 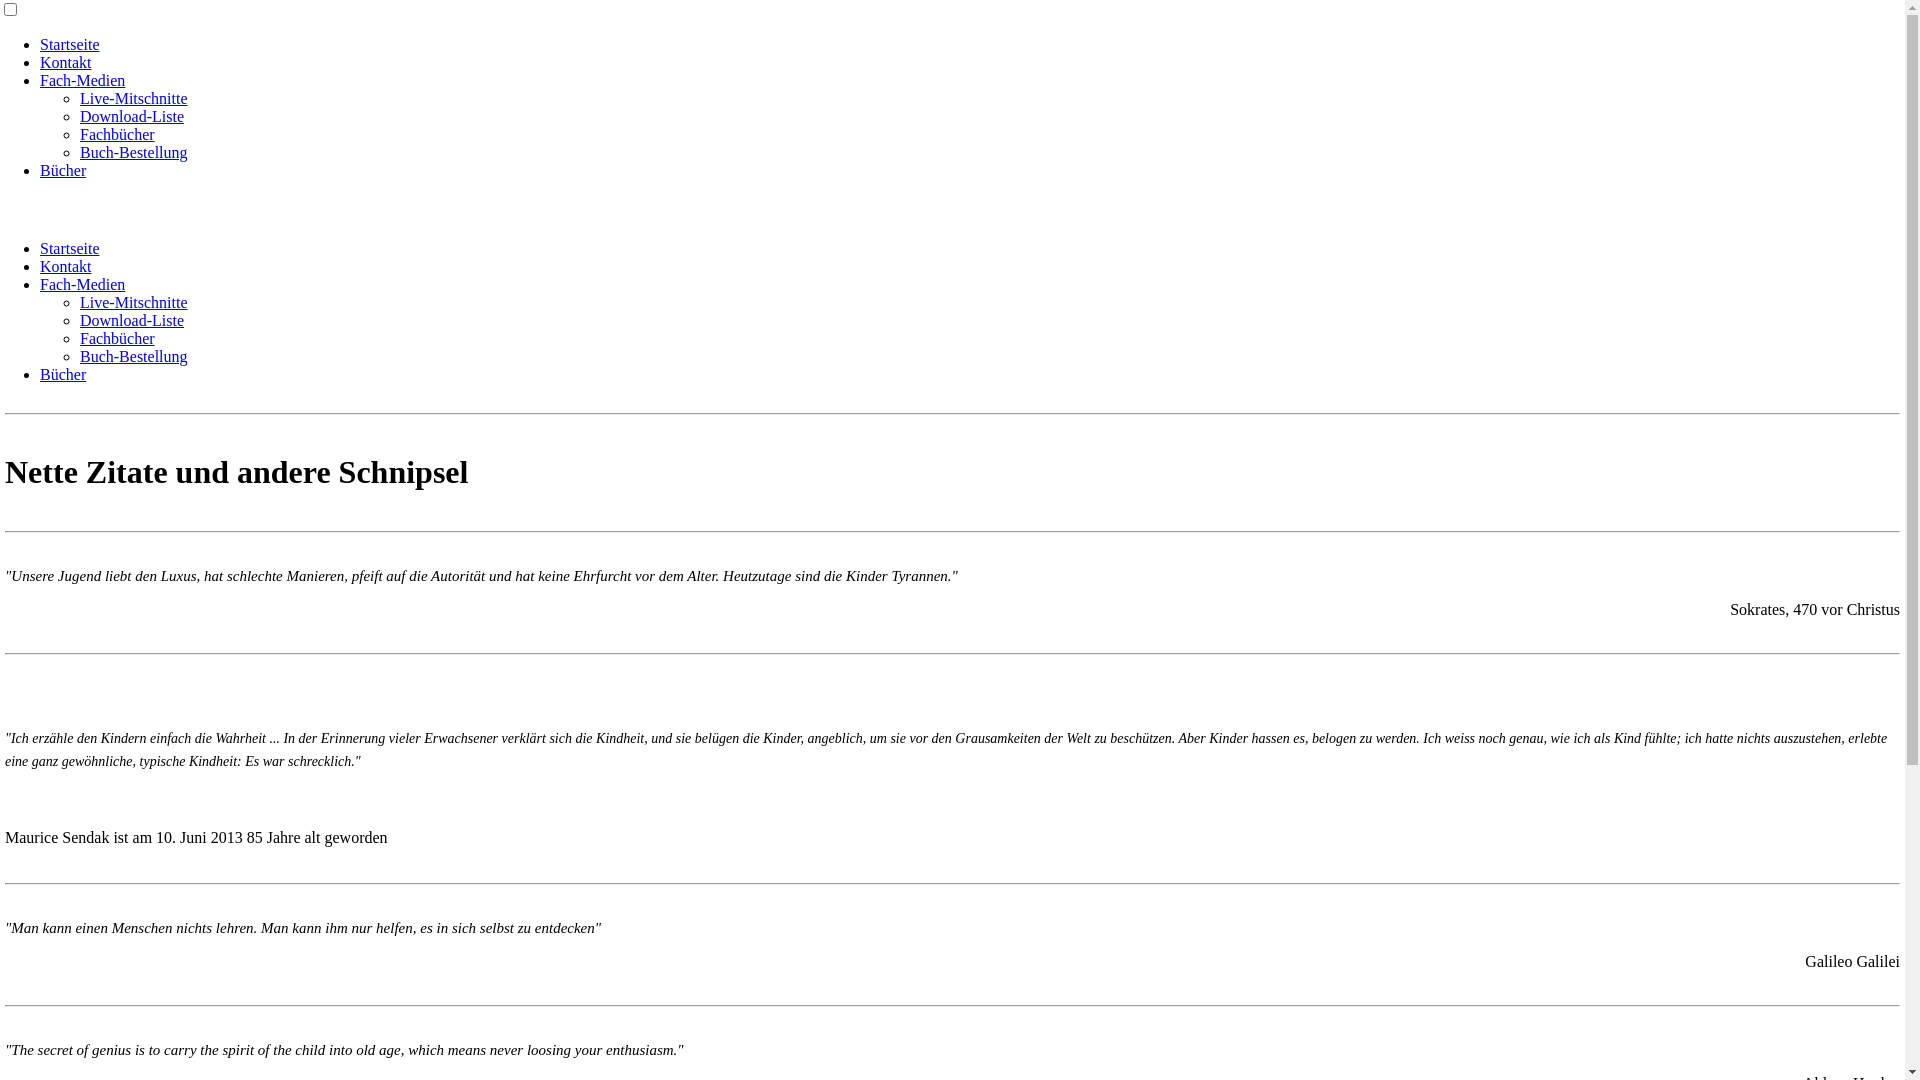 What do you see at coordinates (131, 116) in the screenshot?
I see `'Download-Liste'` at bounding box center [131, 116].